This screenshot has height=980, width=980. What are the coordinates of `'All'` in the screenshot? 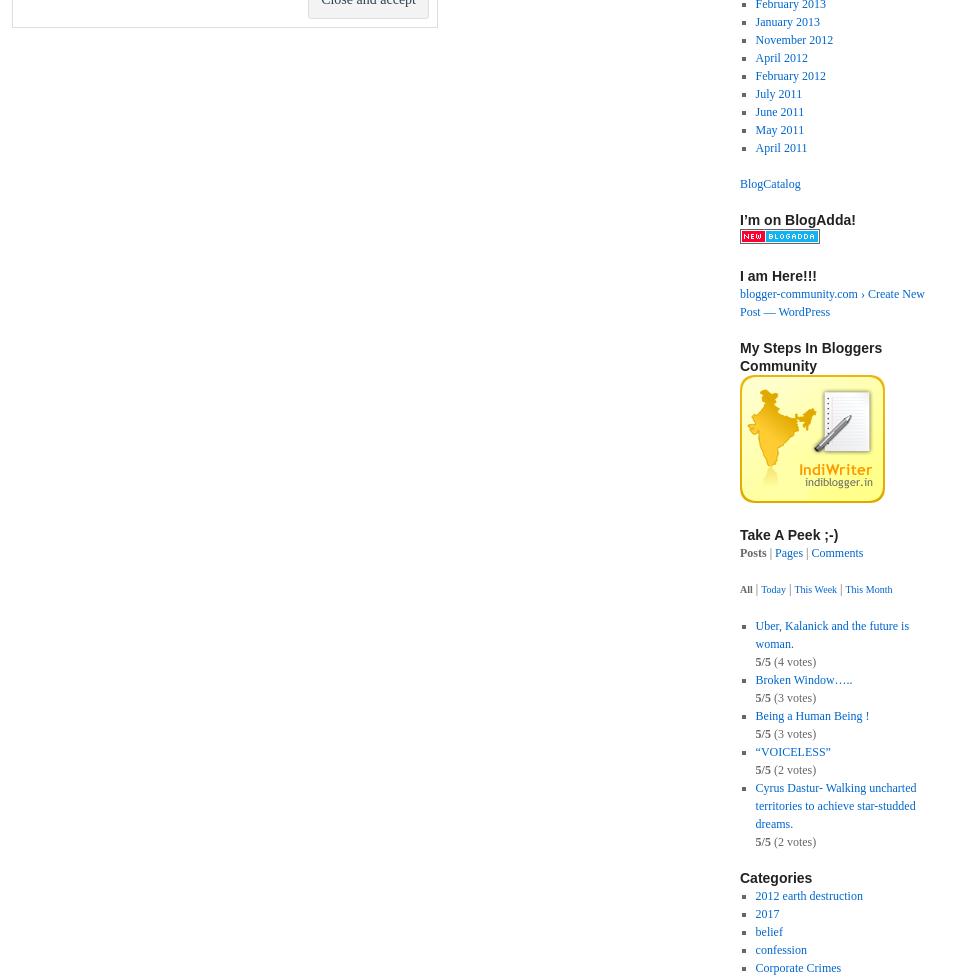 It's located at (745, 589).